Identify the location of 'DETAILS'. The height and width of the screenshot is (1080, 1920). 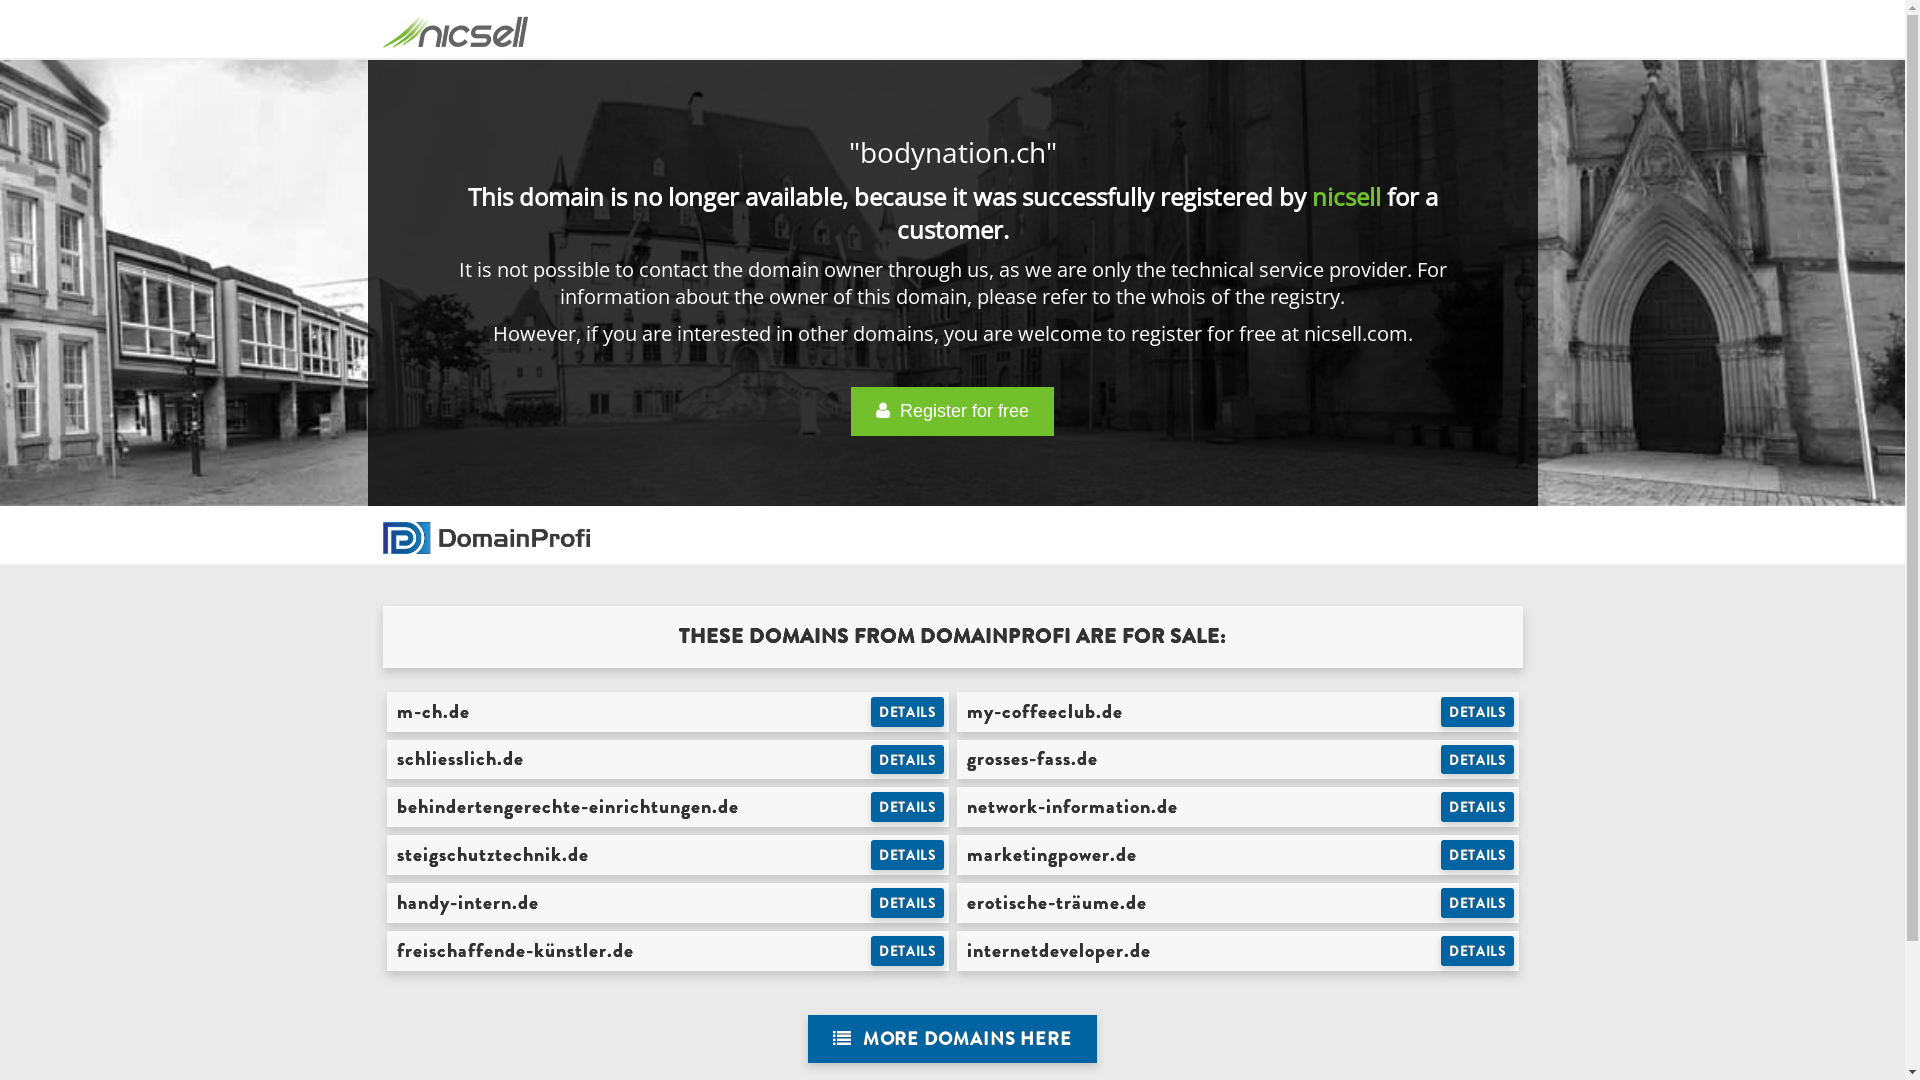
(1477, 805).